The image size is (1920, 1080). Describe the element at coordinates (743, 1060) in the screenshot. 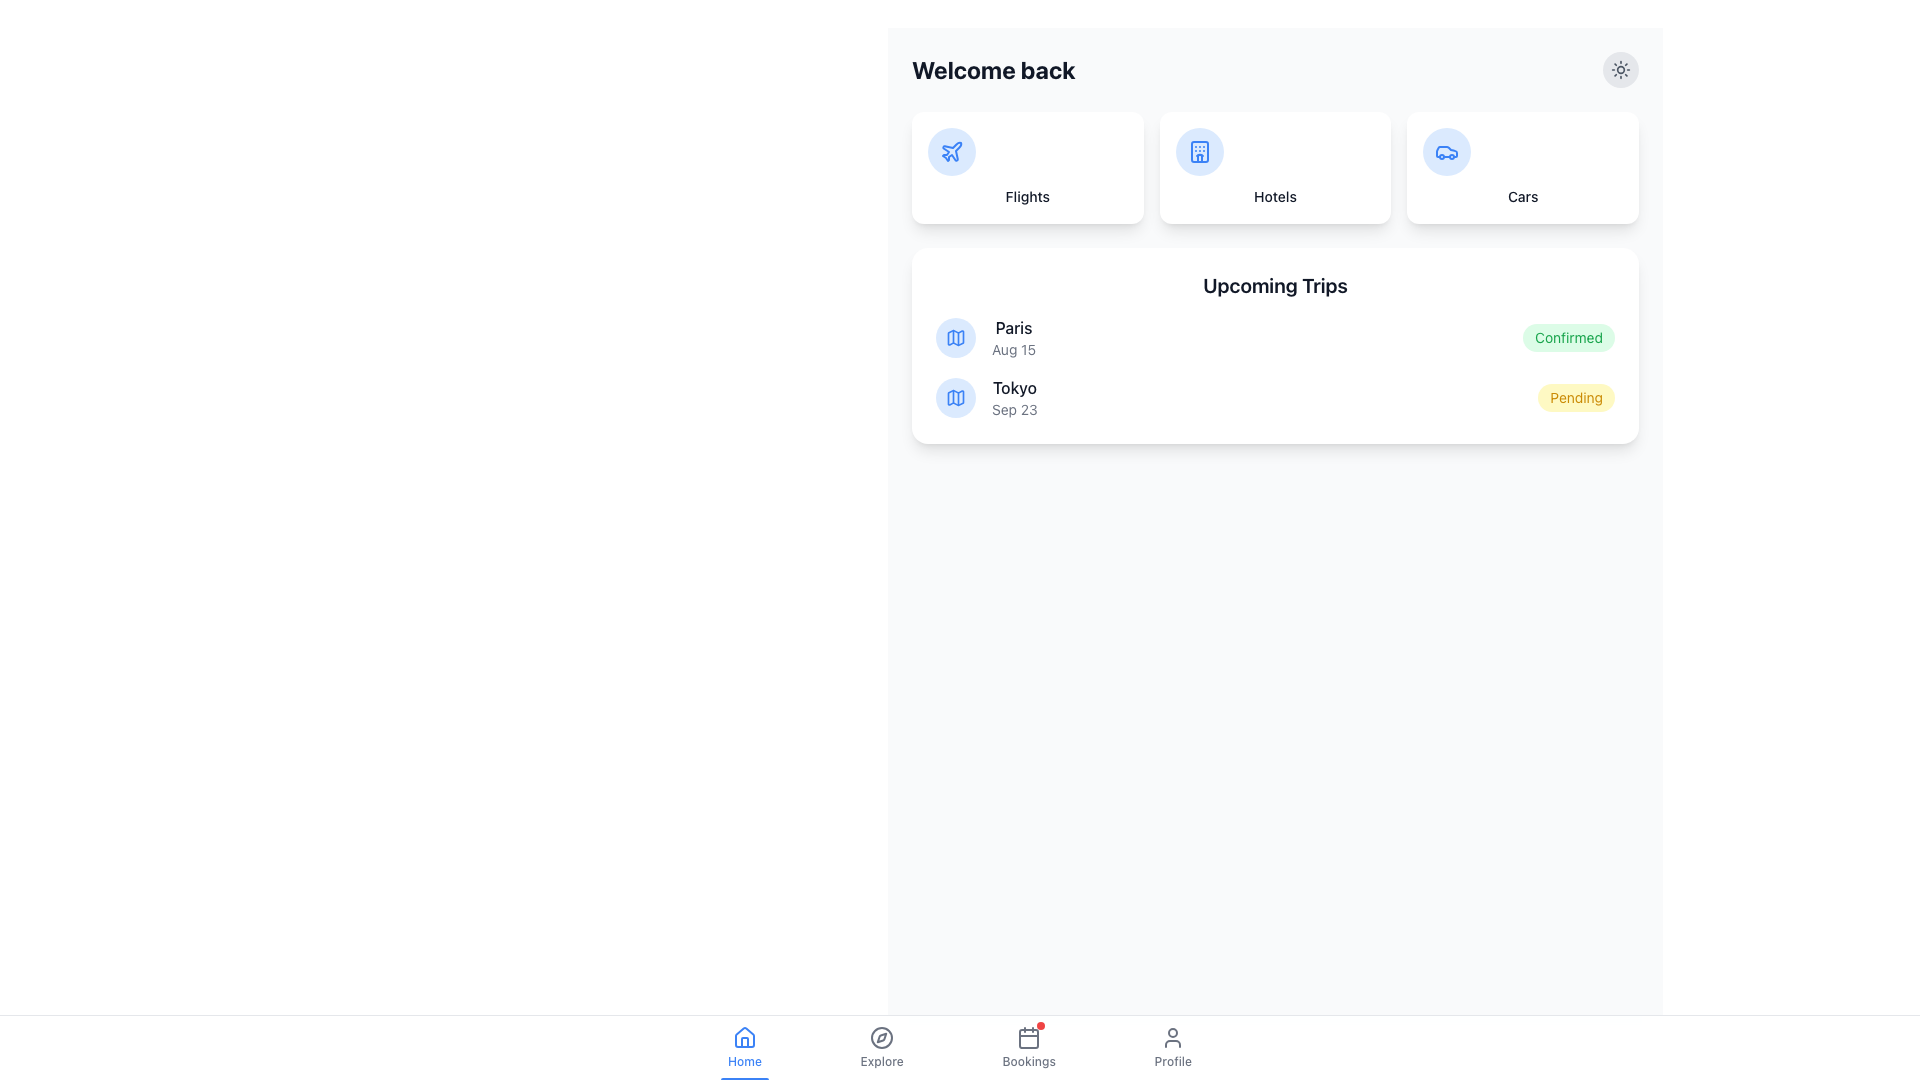

I see `the 'Home' text label located in the bottom menu` at that location.